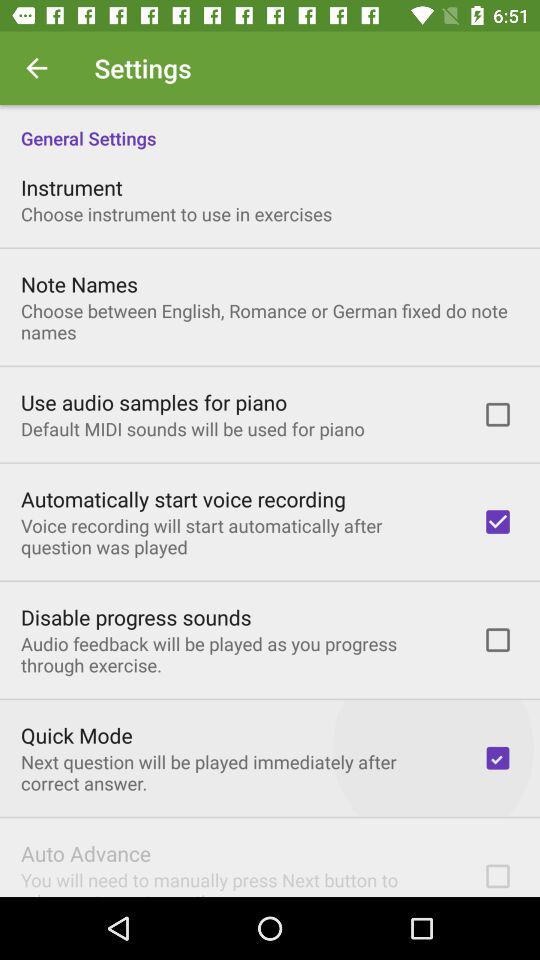  Describe the element at coordinates (238, 653) in the screenshot. I see `the audio feedback will icon` at that location.